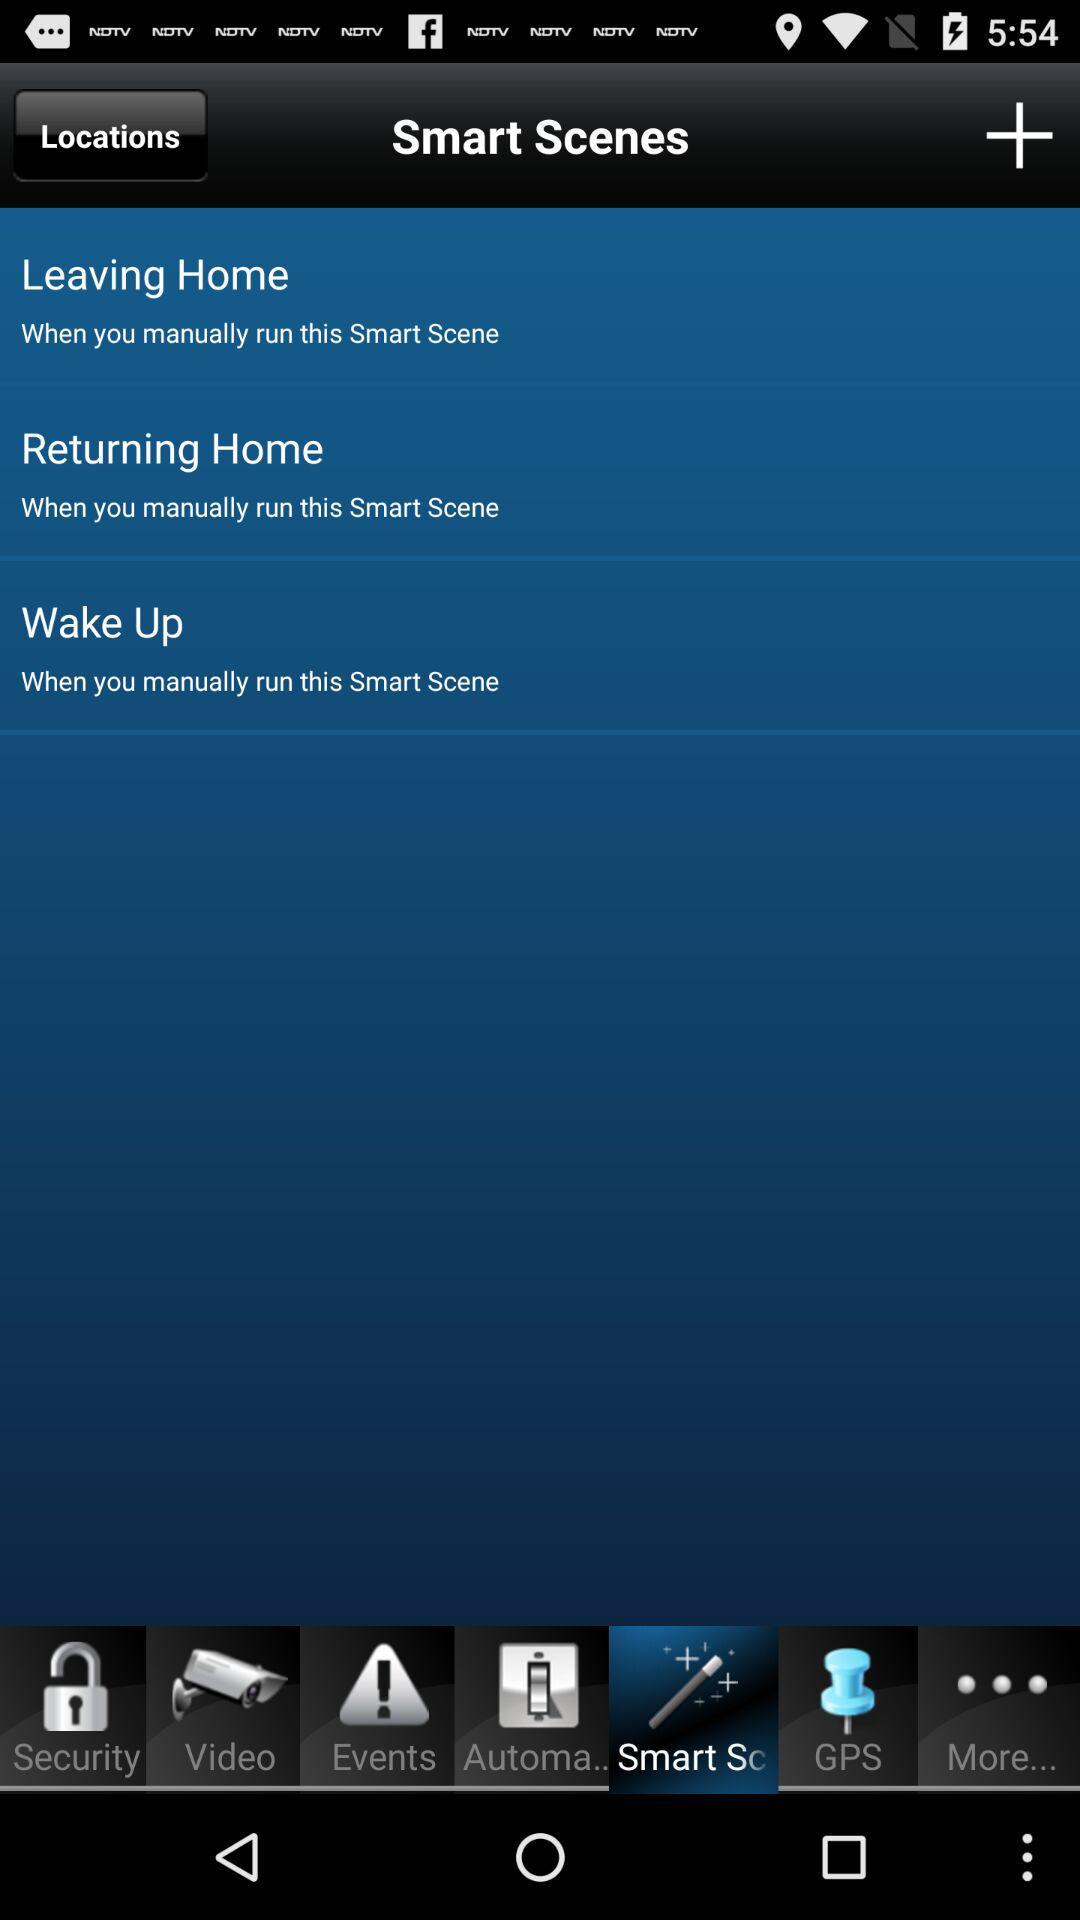  I want to click on returning home, so click(550, 445).